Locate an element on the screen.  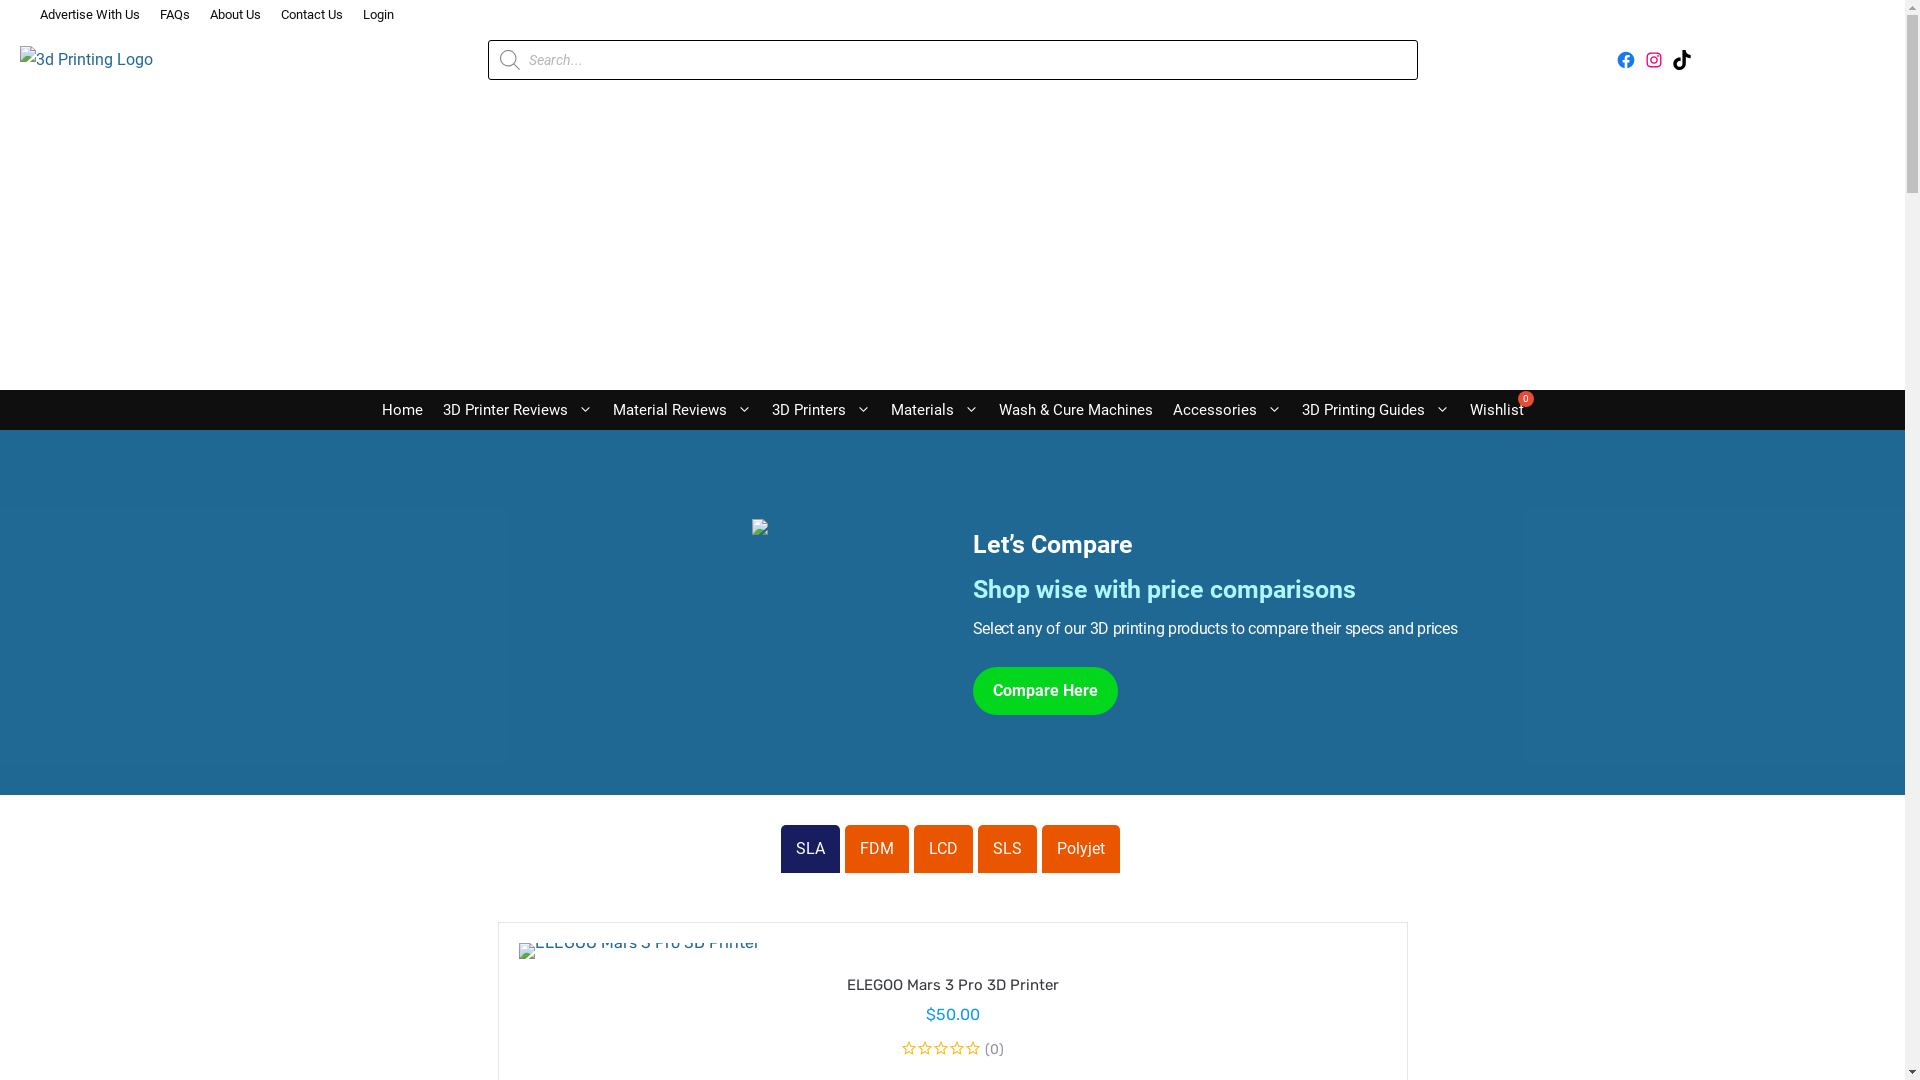
'Home' is located at coordinates (401, 408).